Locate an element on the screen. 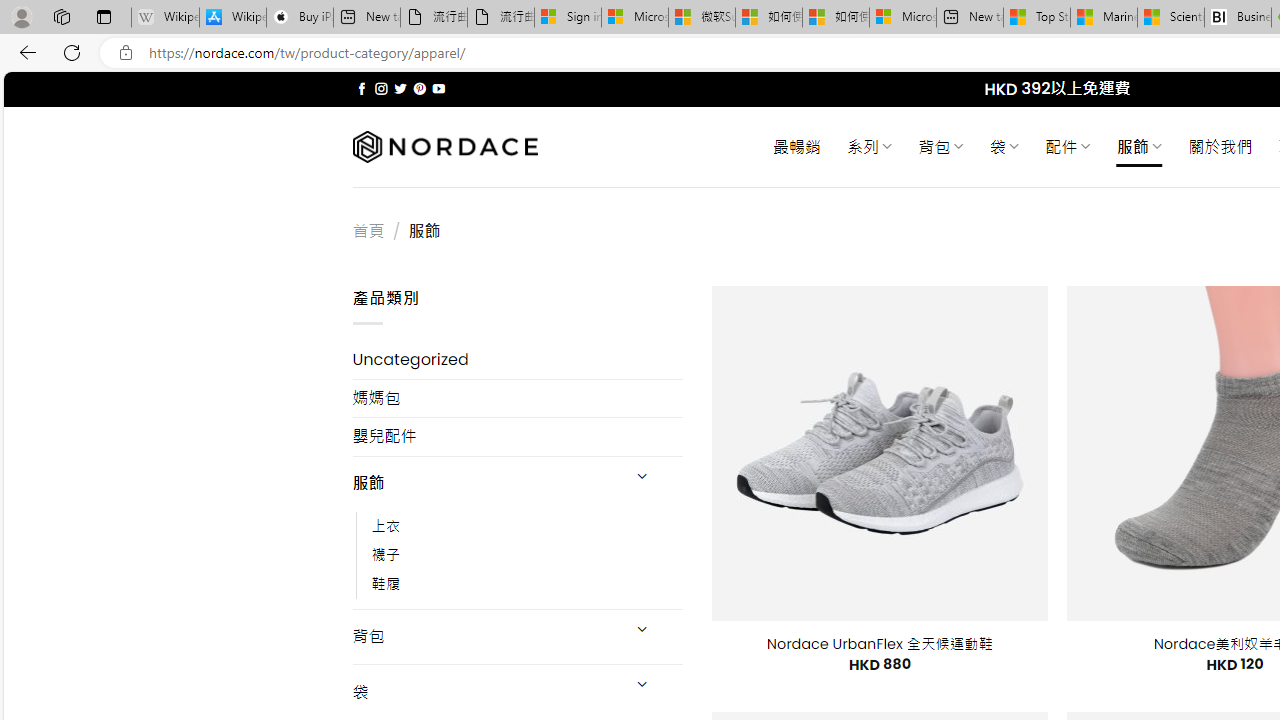  'Follow on Facebook' is located at coordinates (362, 88).